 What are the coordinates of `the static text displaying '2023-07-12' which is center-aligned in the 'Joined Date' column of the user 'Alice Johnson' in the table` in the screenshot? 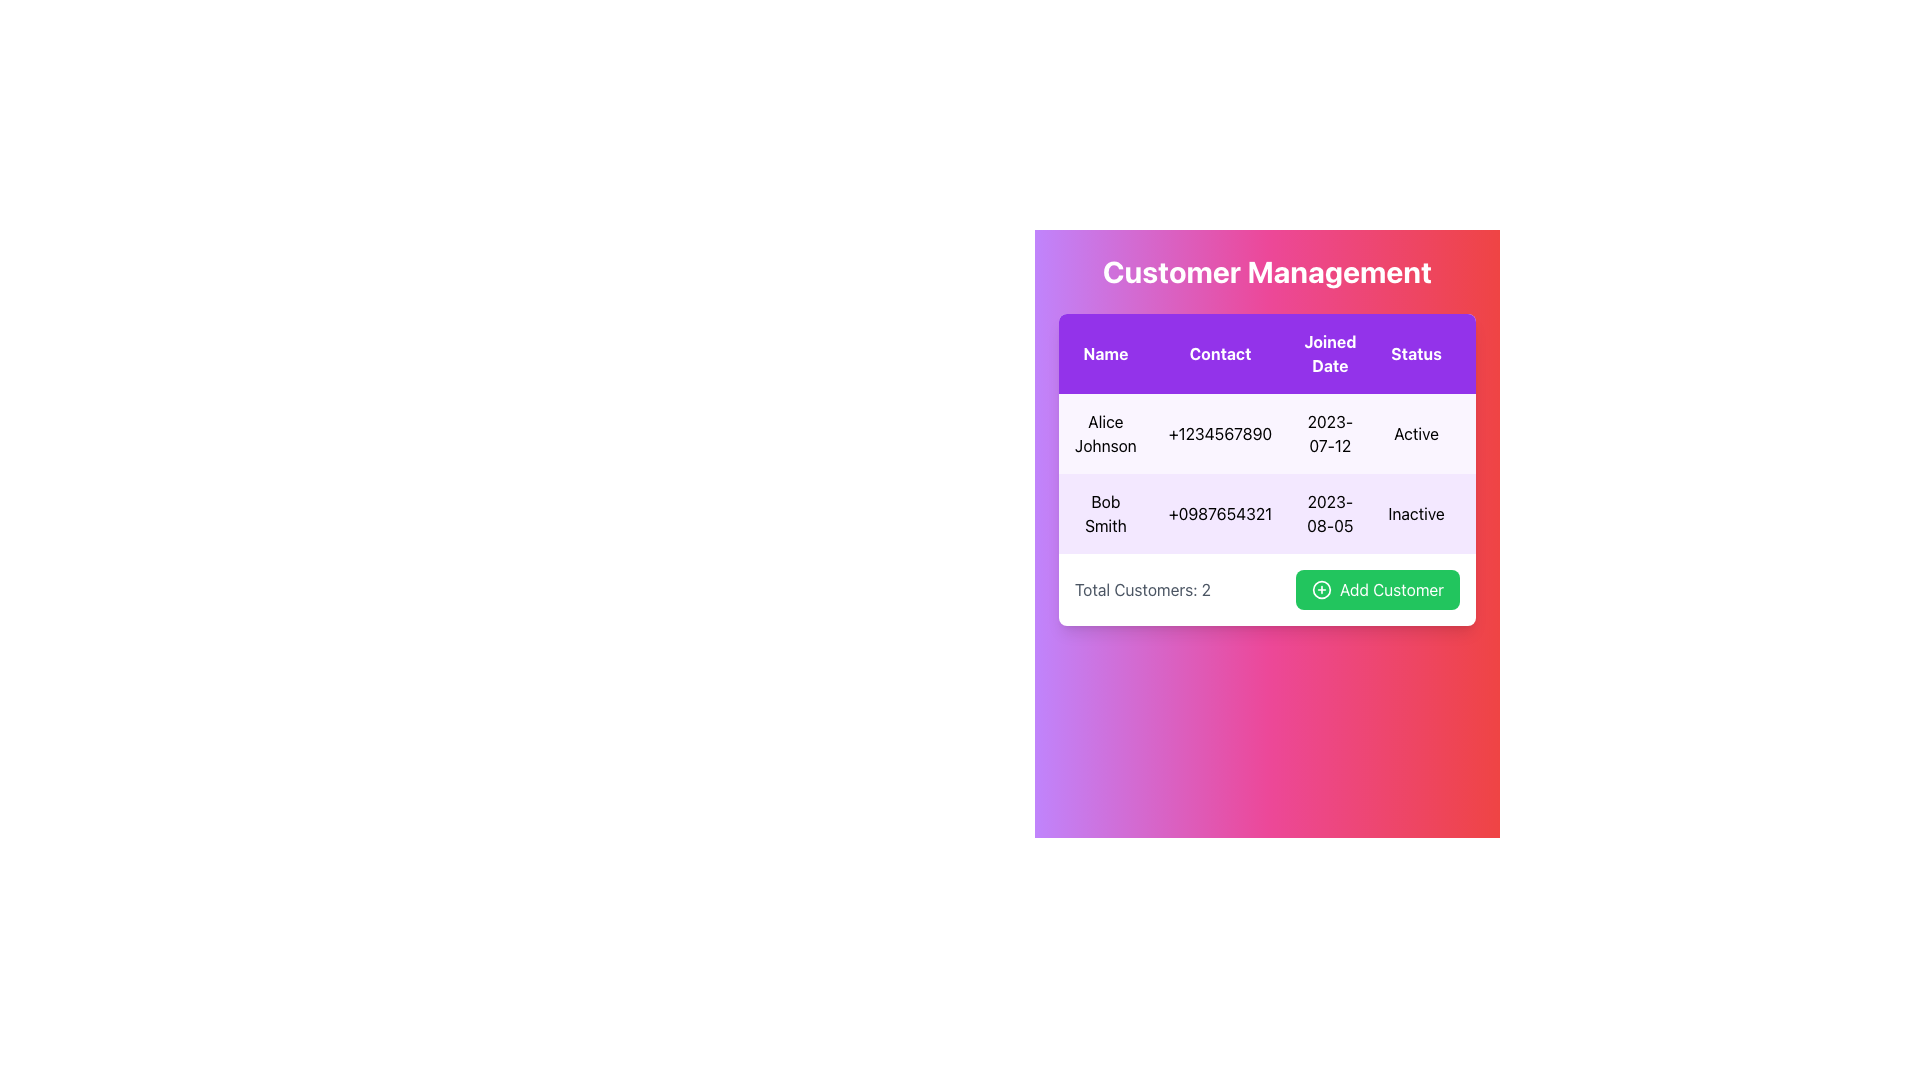 It's located at (1330, 433).